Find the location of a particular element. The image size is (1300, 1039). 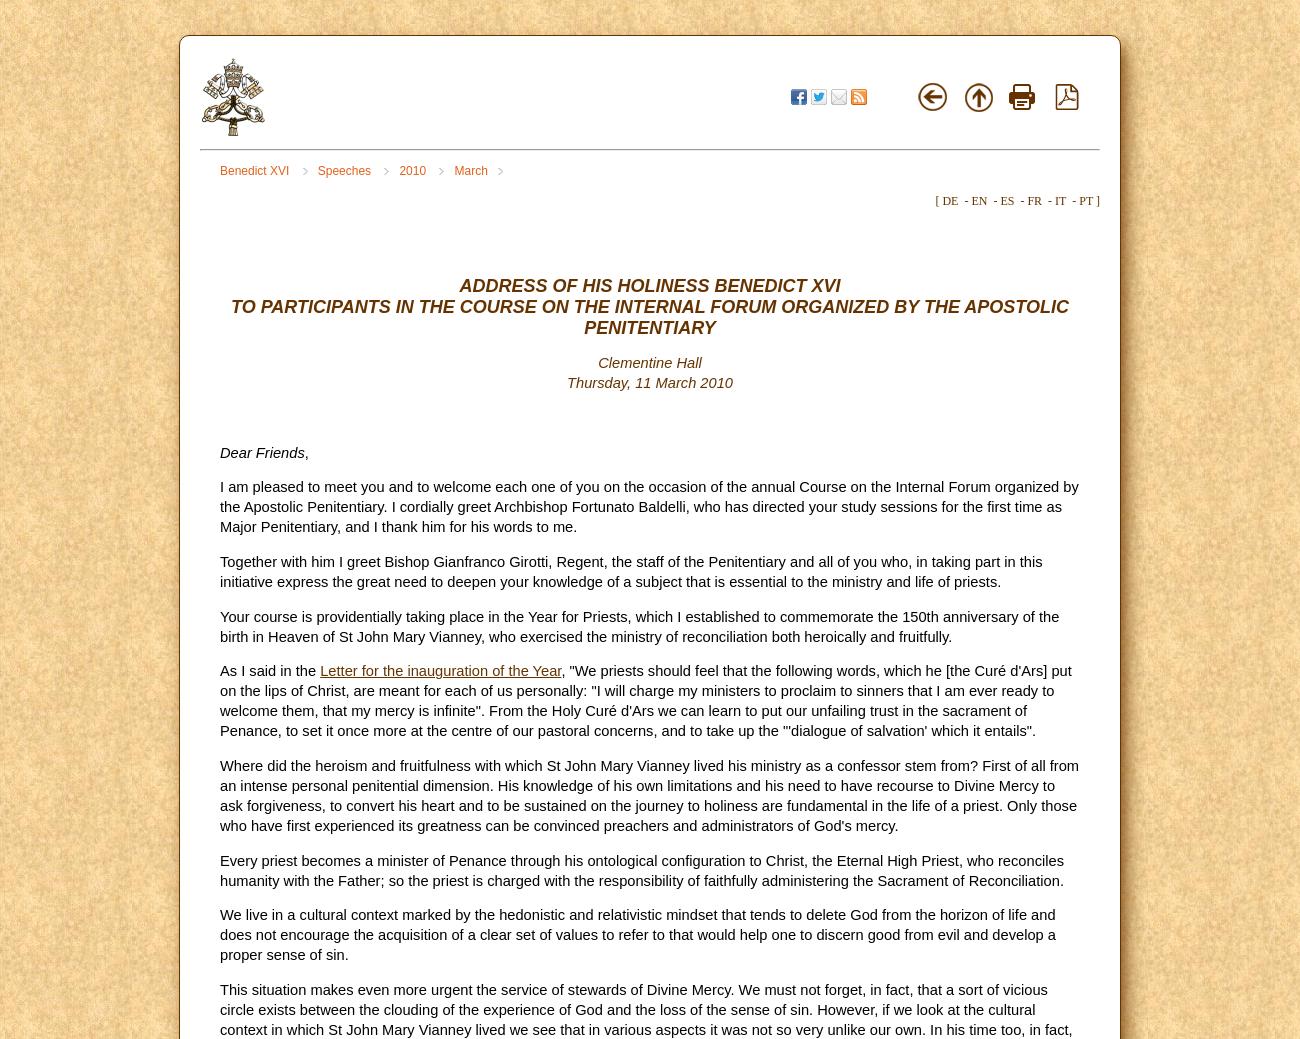

'We live in a cultural context marked by the hedonistic and relativistic mindset that tends to delete God from the horizon of life and does not encourage the acquisition of a clear set of values to refer to that would help one to discern good from evil and develop a proper sense of sin.' is located at coordinates (637, 934).